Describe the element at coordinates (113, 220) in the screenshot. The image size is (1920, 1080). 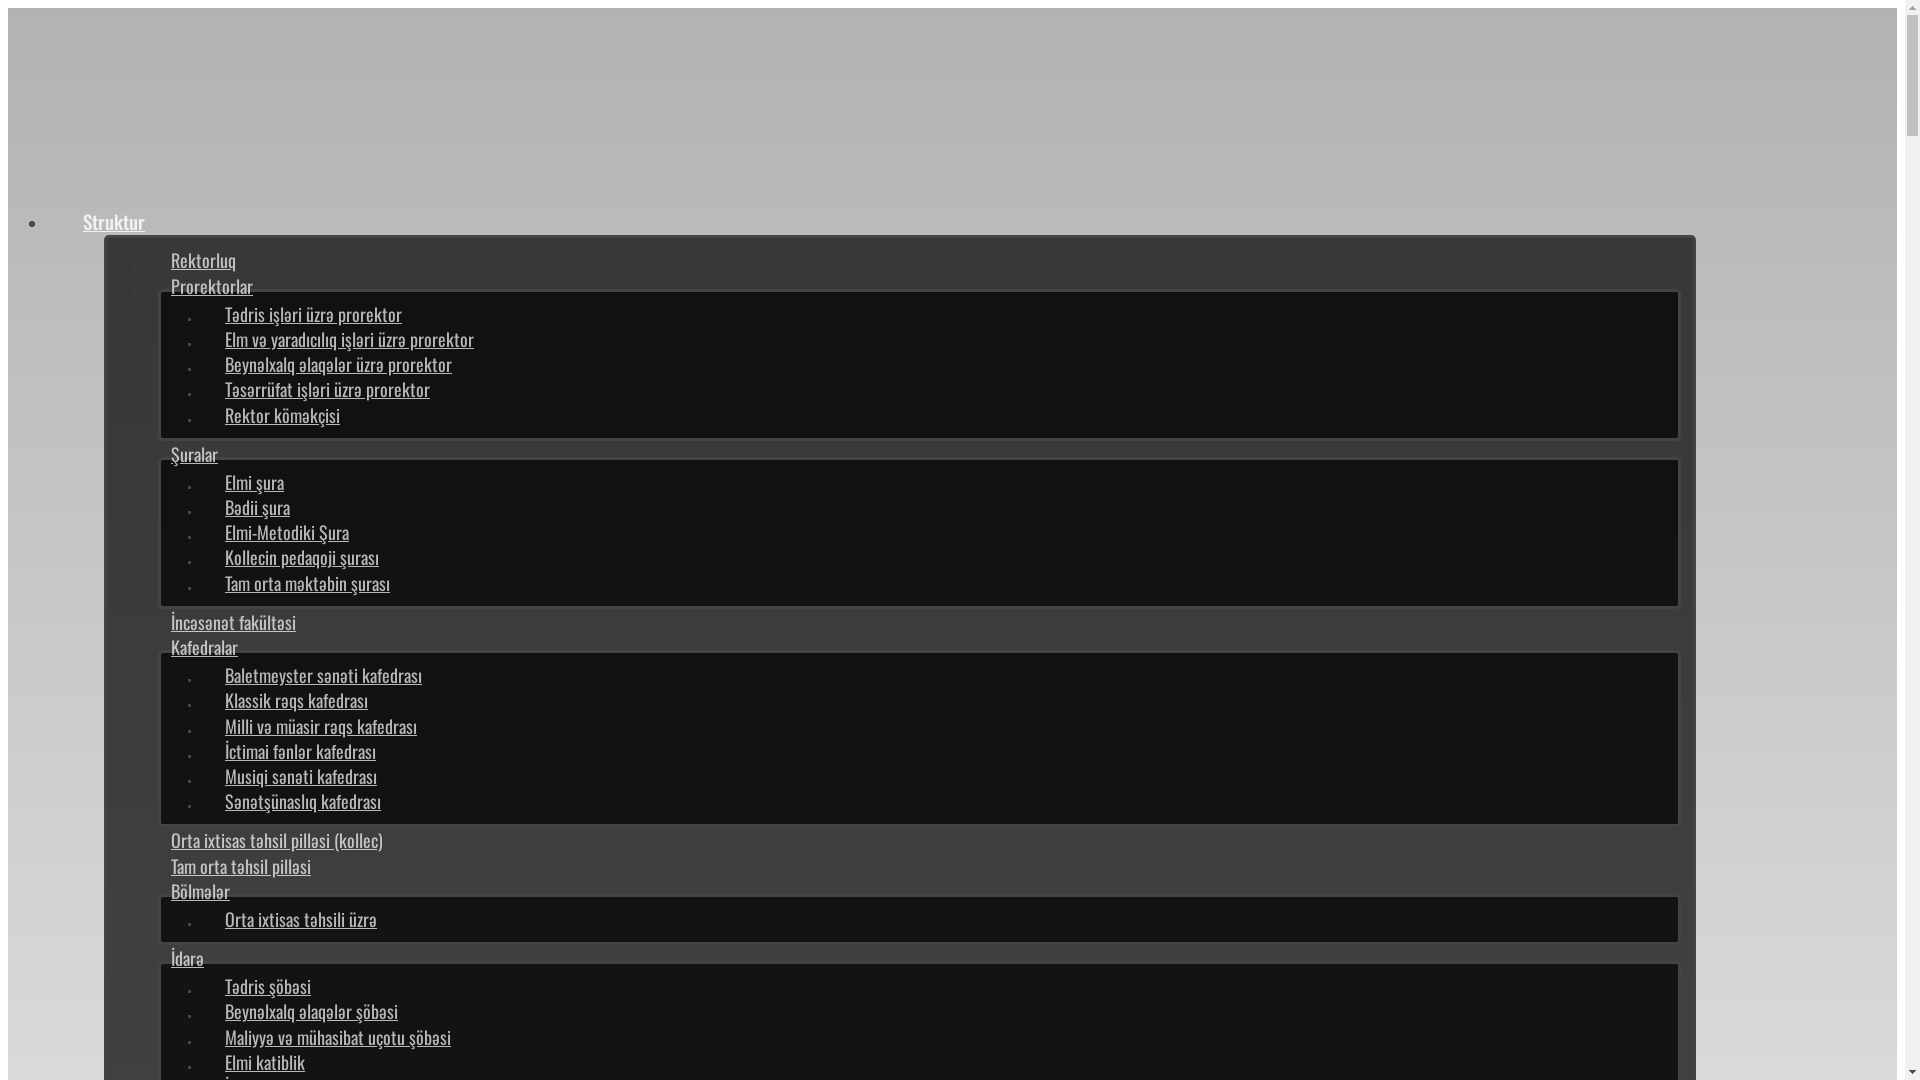
I see `'Struktur'` at that location.